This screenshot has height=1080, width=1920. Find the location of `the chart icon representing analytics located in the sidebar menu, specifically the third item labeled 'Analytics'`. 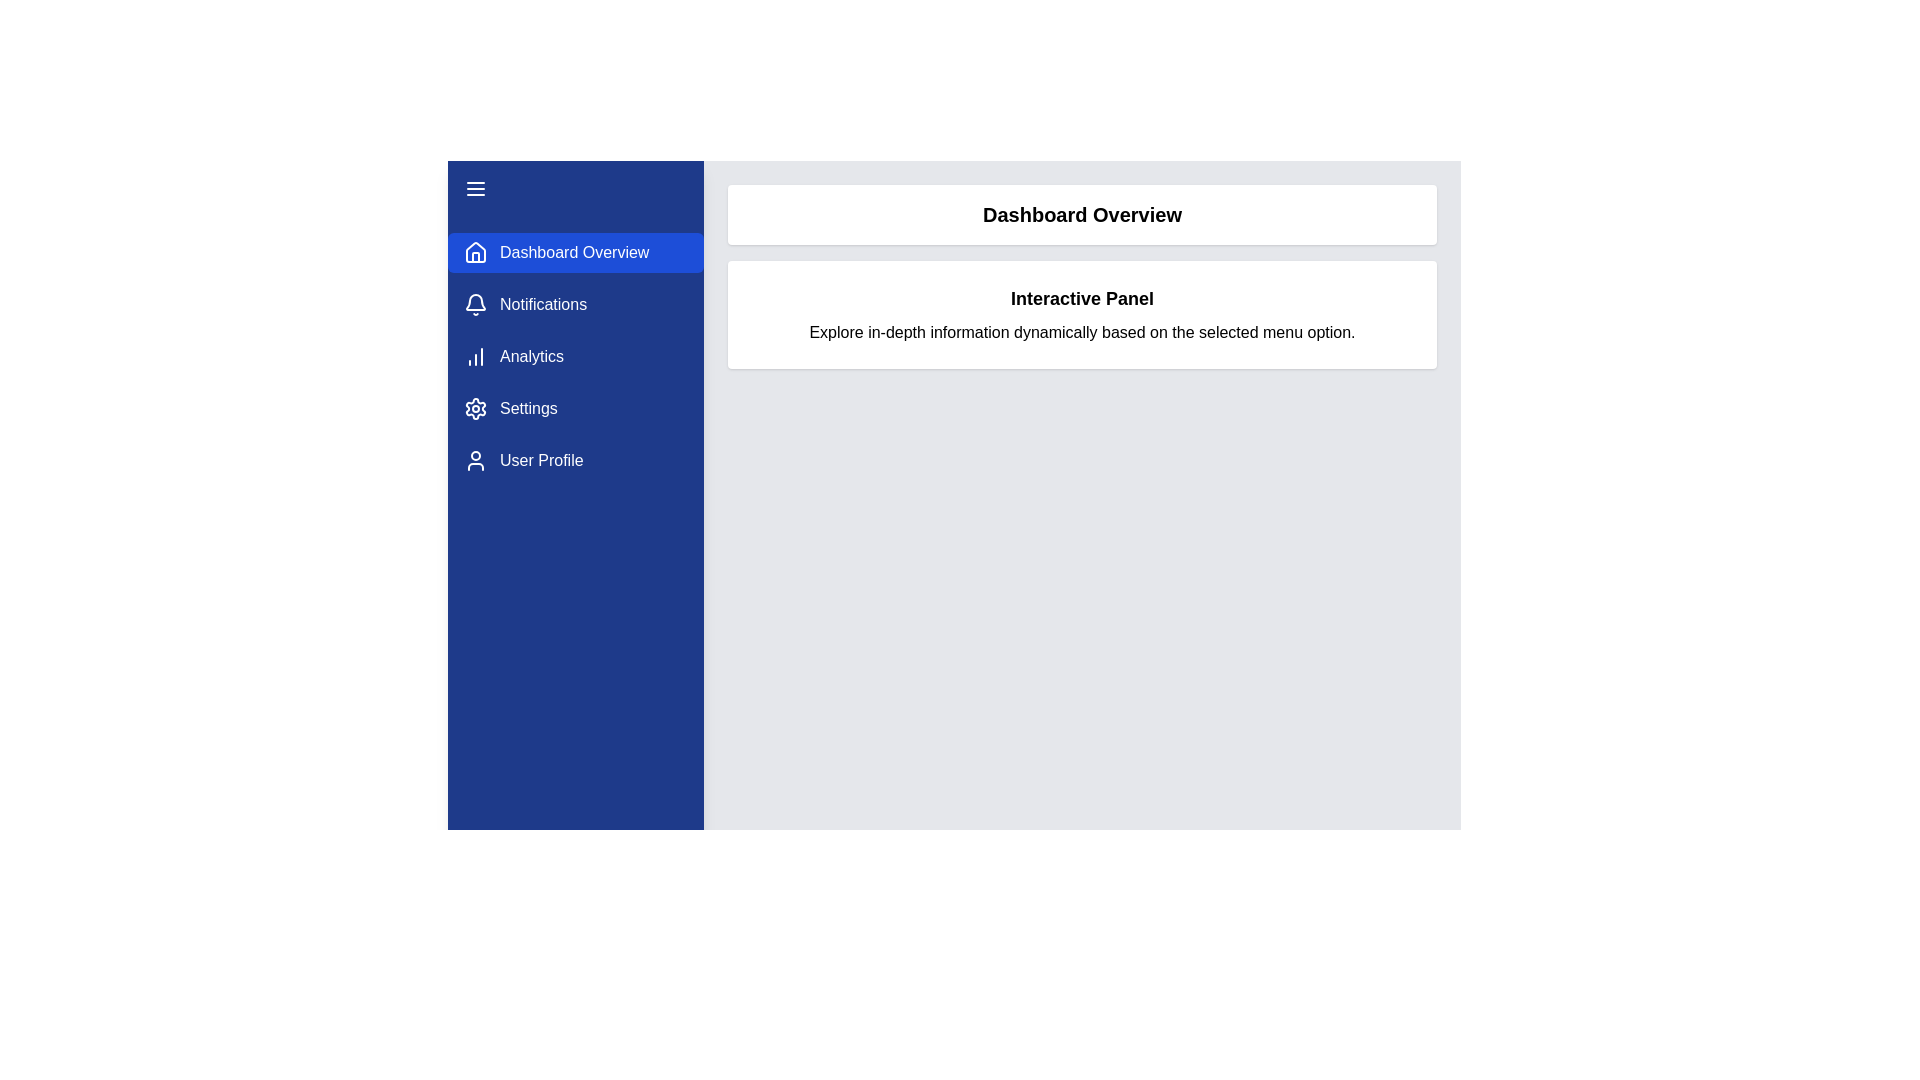

the chart icon representing analytics located in the sidebar menu, specifically the third item labeled 'Analytics' is located at coordinates (474, 356).